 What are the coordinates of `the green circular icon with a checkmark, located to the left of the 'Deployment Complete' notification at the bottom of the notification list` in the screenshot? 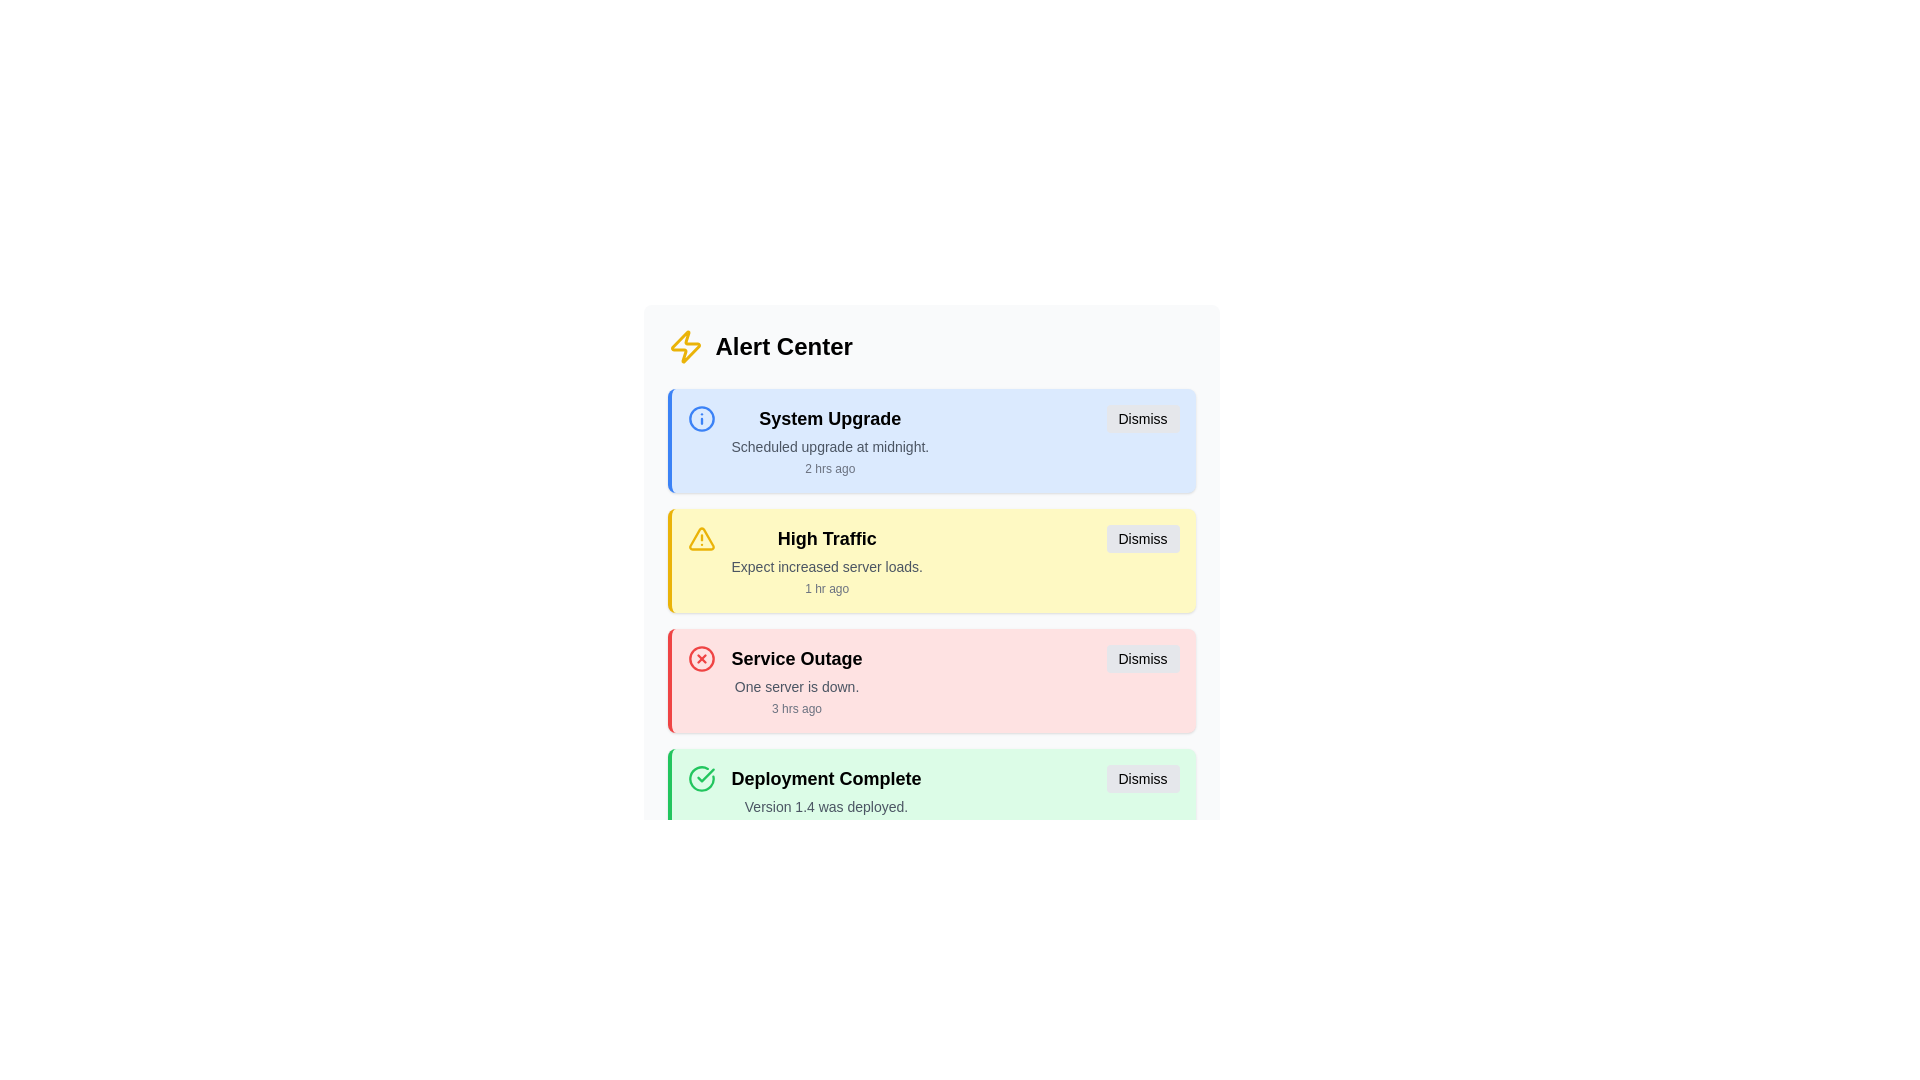 It's located at (701, 778).